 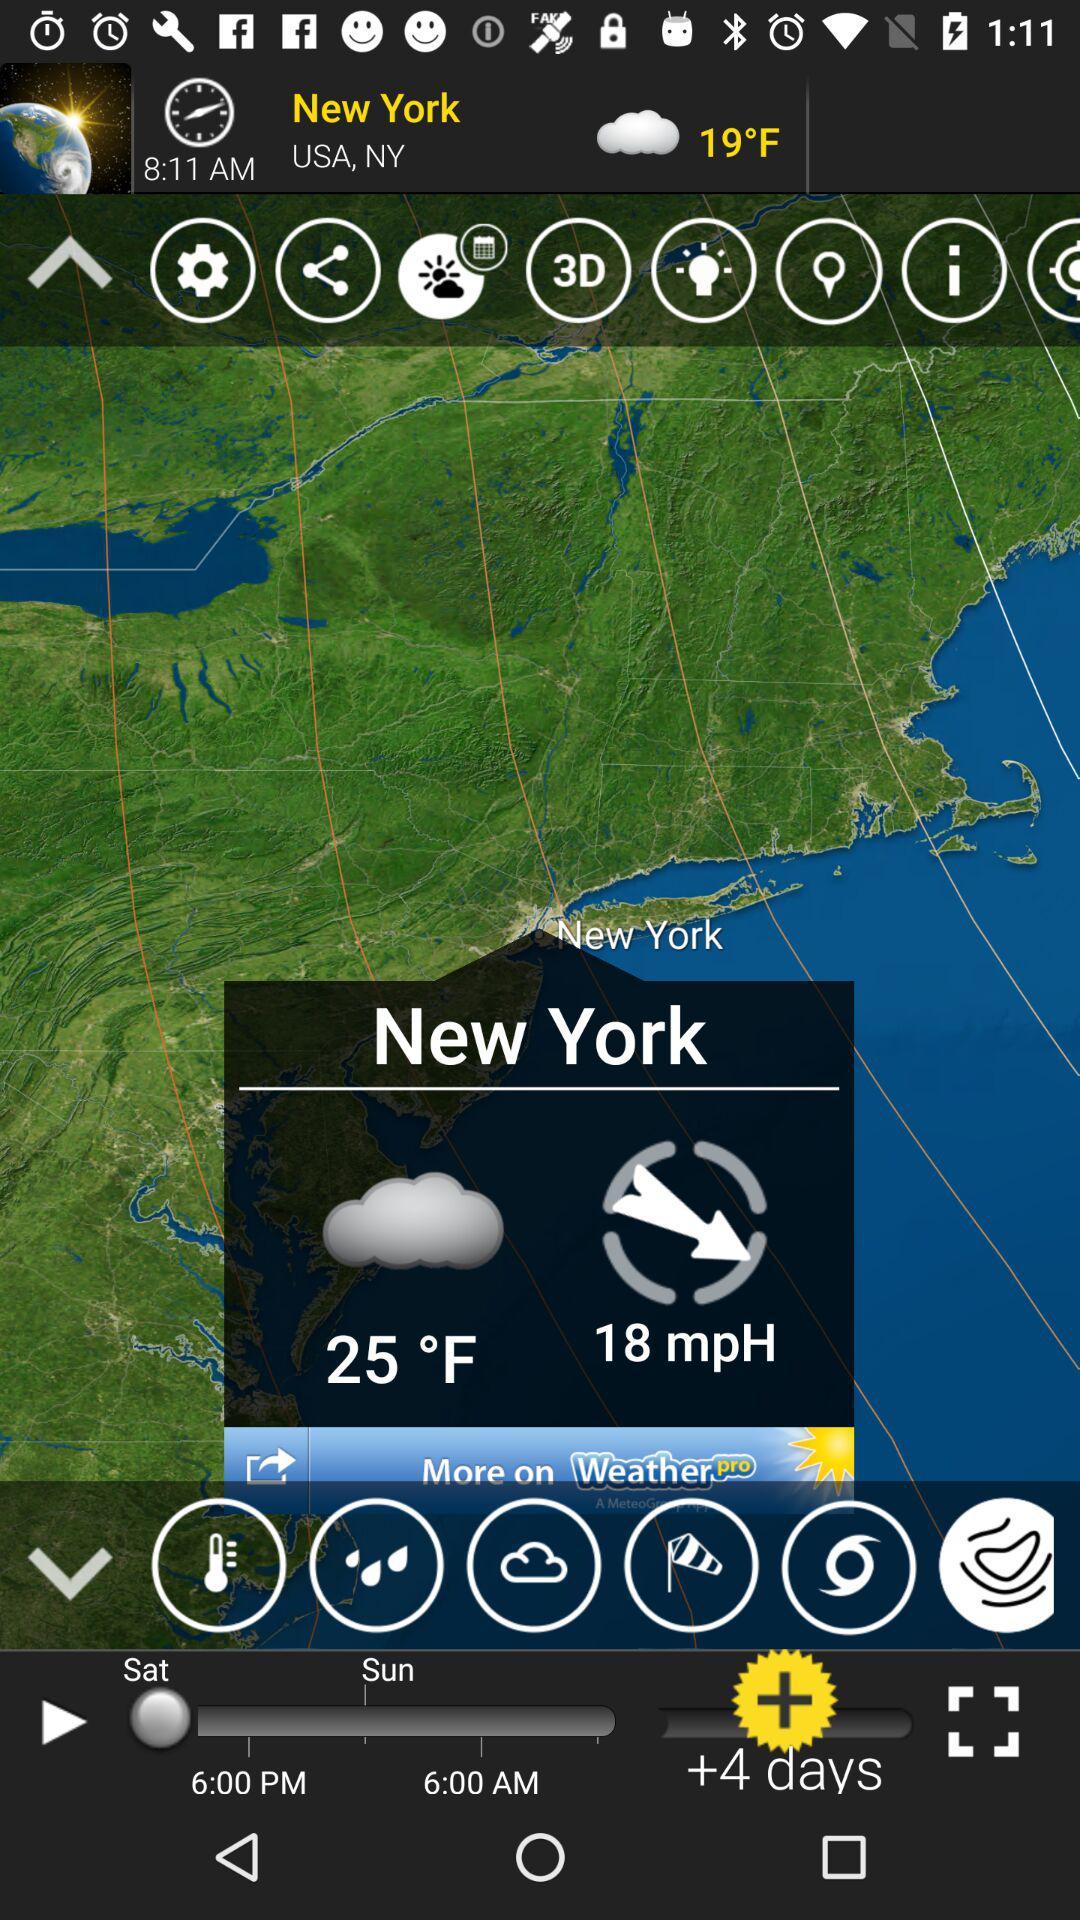 What do you see at coordinates (58, 1720) in the screenshot?
I see `the play icon` at bounding box center [58, 1720].